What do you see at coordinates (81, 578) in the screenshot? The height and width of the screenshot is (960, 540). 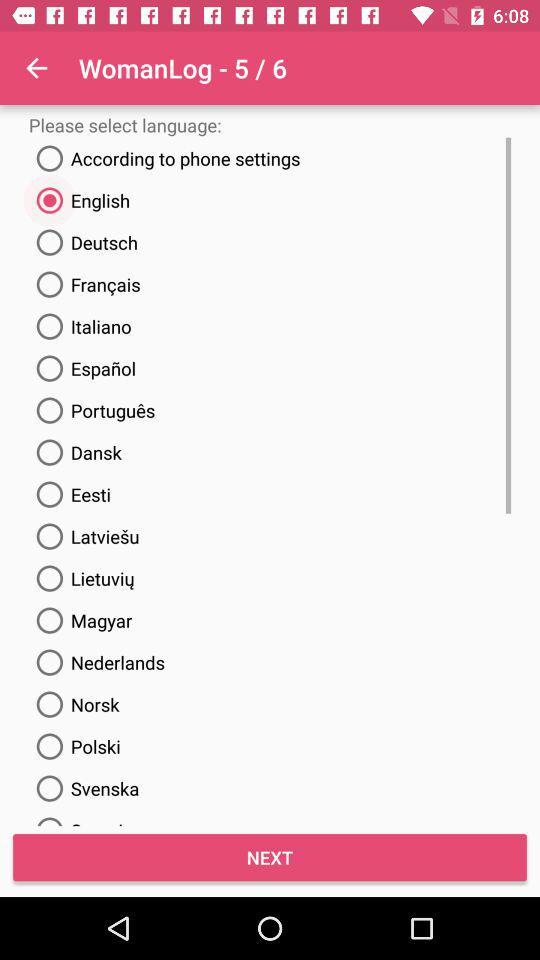 I see `the button above magyar` at bounding box center [81, 578].